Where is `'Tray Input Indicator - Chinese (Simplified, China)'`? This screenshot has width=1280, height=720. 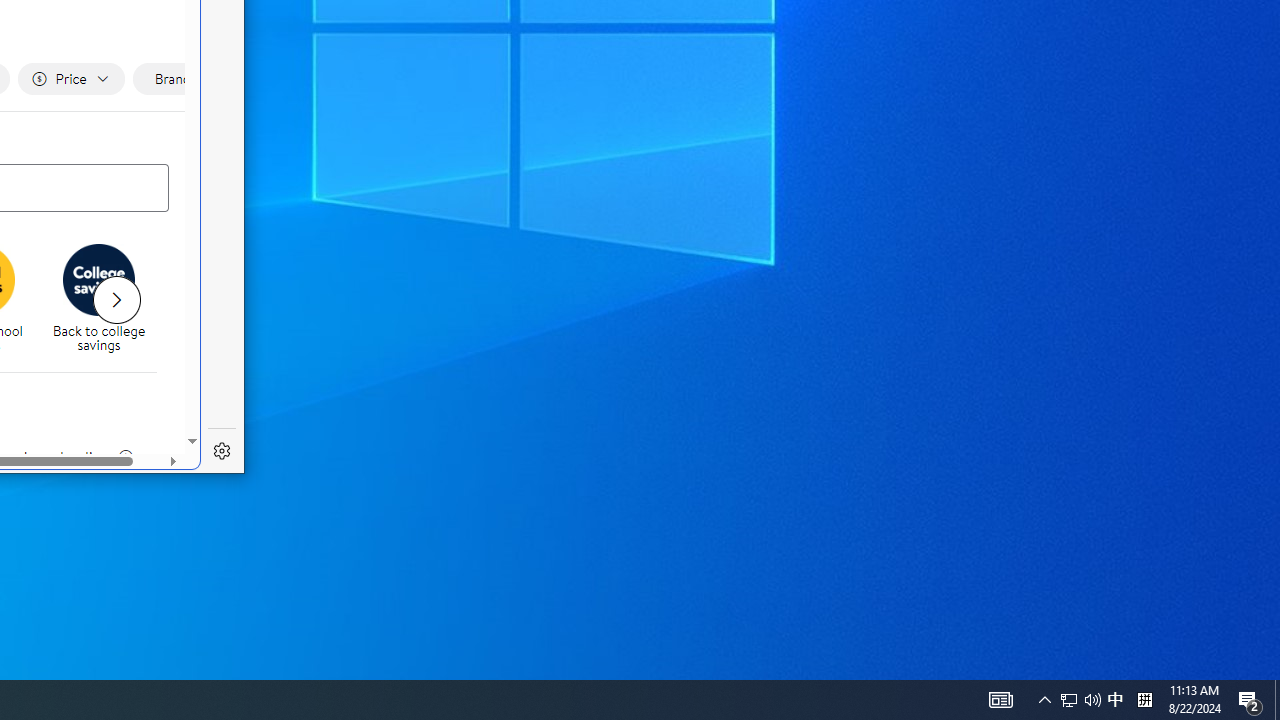
'Tray Input Indicator - Chinese (Simplified, China)' is located at coordinates (1144, 698).